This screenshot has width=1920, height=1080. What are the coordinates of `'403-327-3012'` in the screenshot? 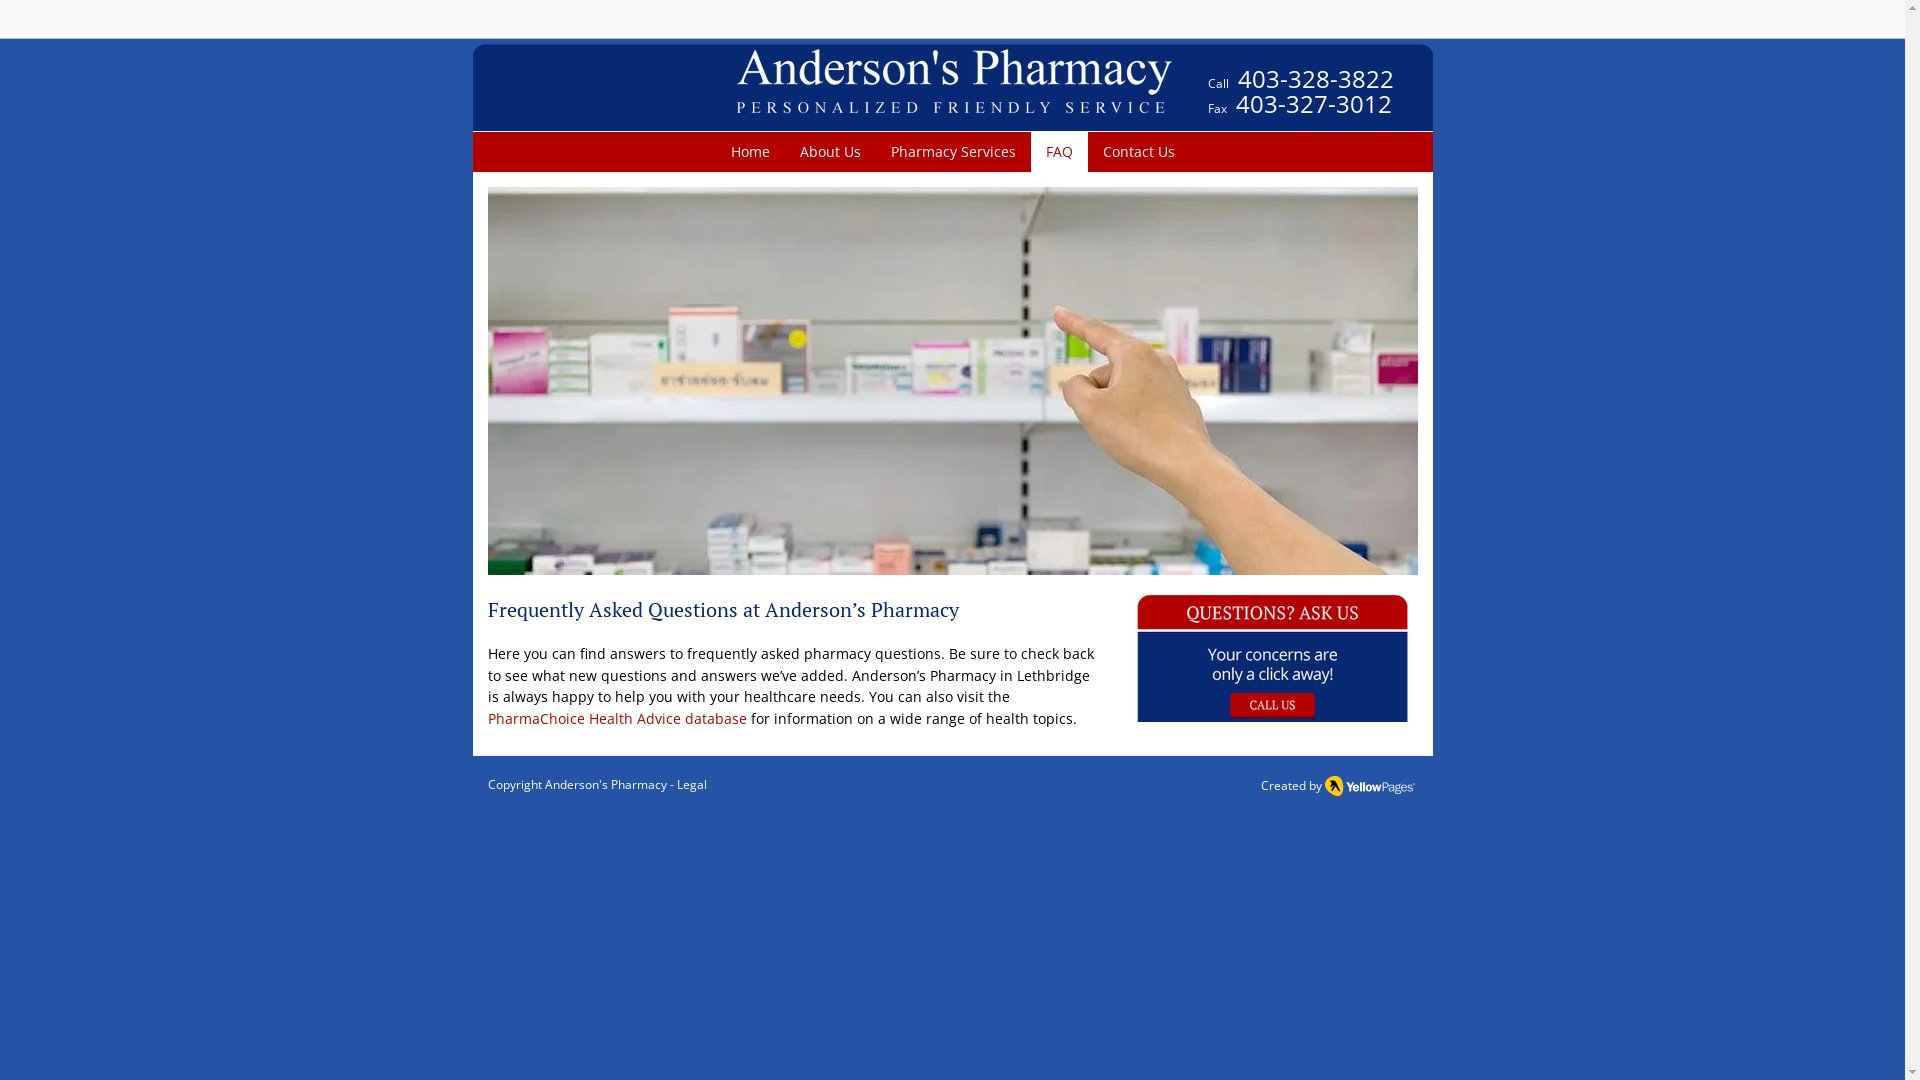 It's located at (1314, 103).